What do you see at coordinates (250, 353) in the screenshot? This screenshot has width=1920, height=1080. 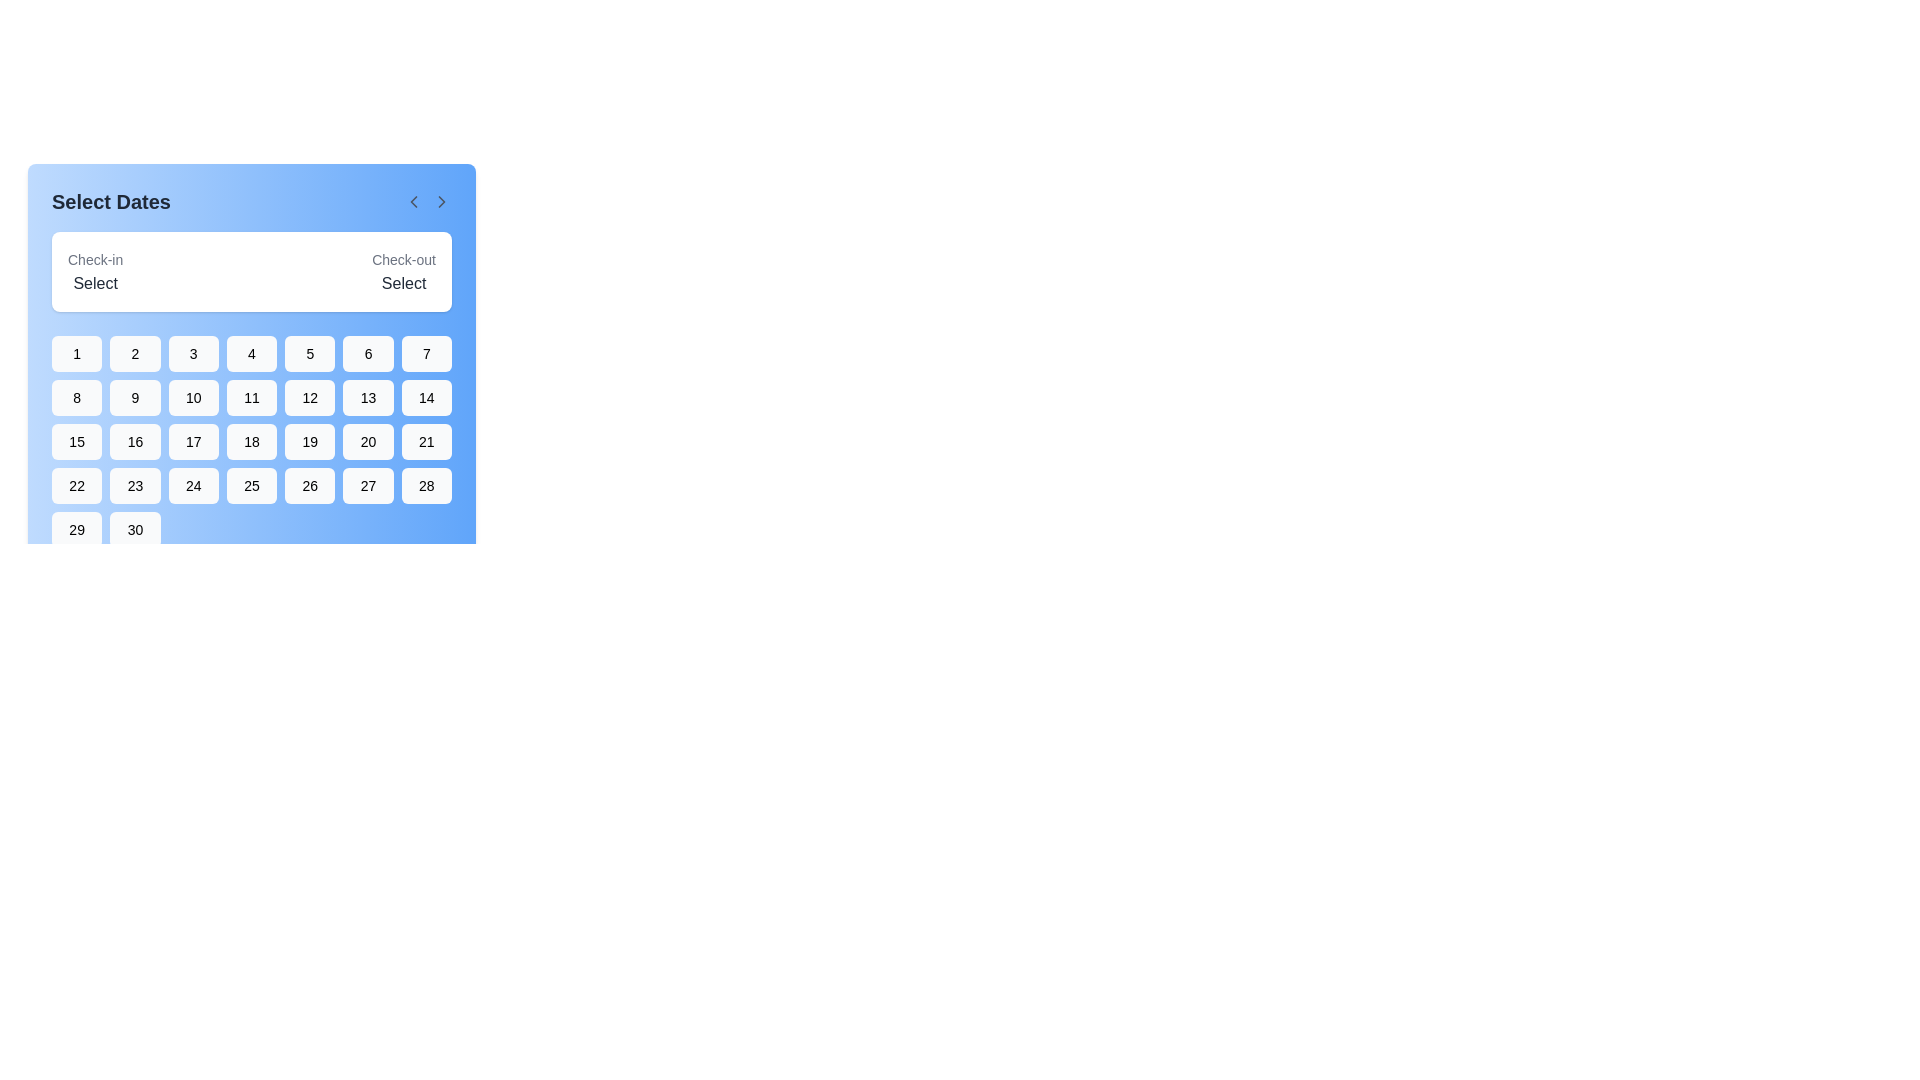 I see `the button labeled '4' which is the fourth button in the first row of a 7-column grid layout, located below the 'Select Dates' section` at bounding box center [250, 353].